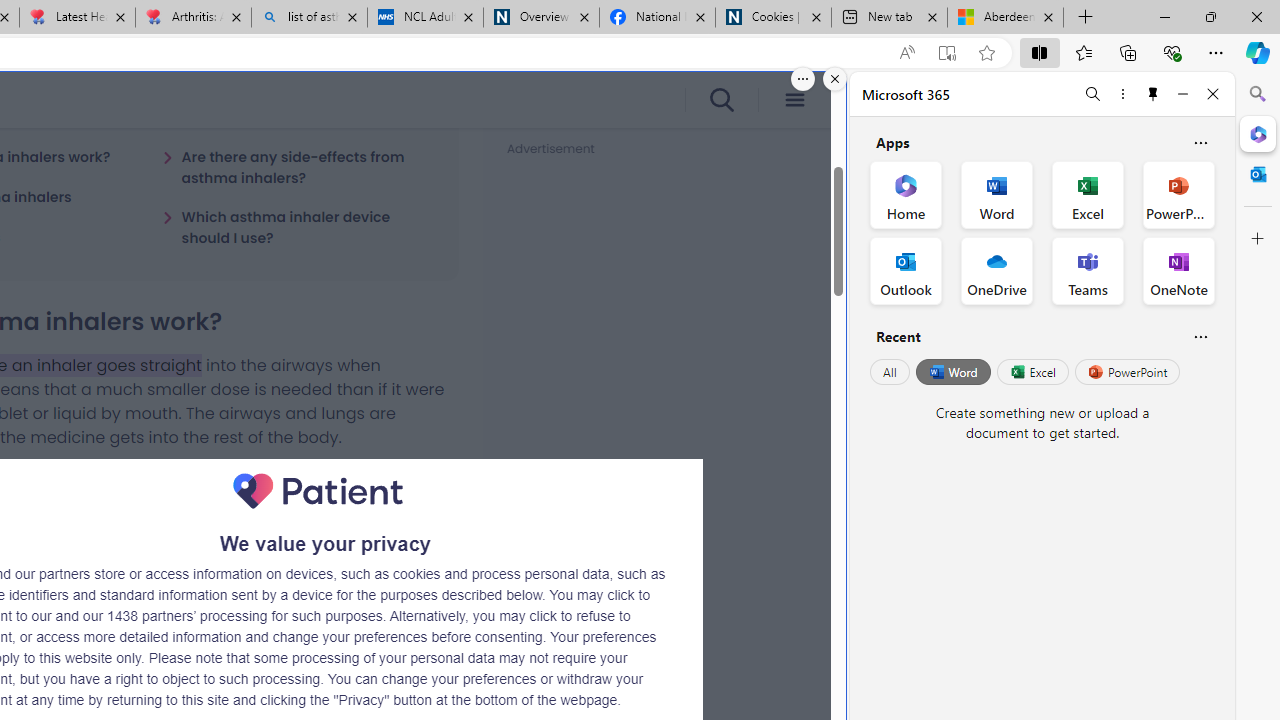  What do you see at coordinates (1082, 51) in the screenshot?
I see `'Favorites'` at bounding box center [1082, 51].